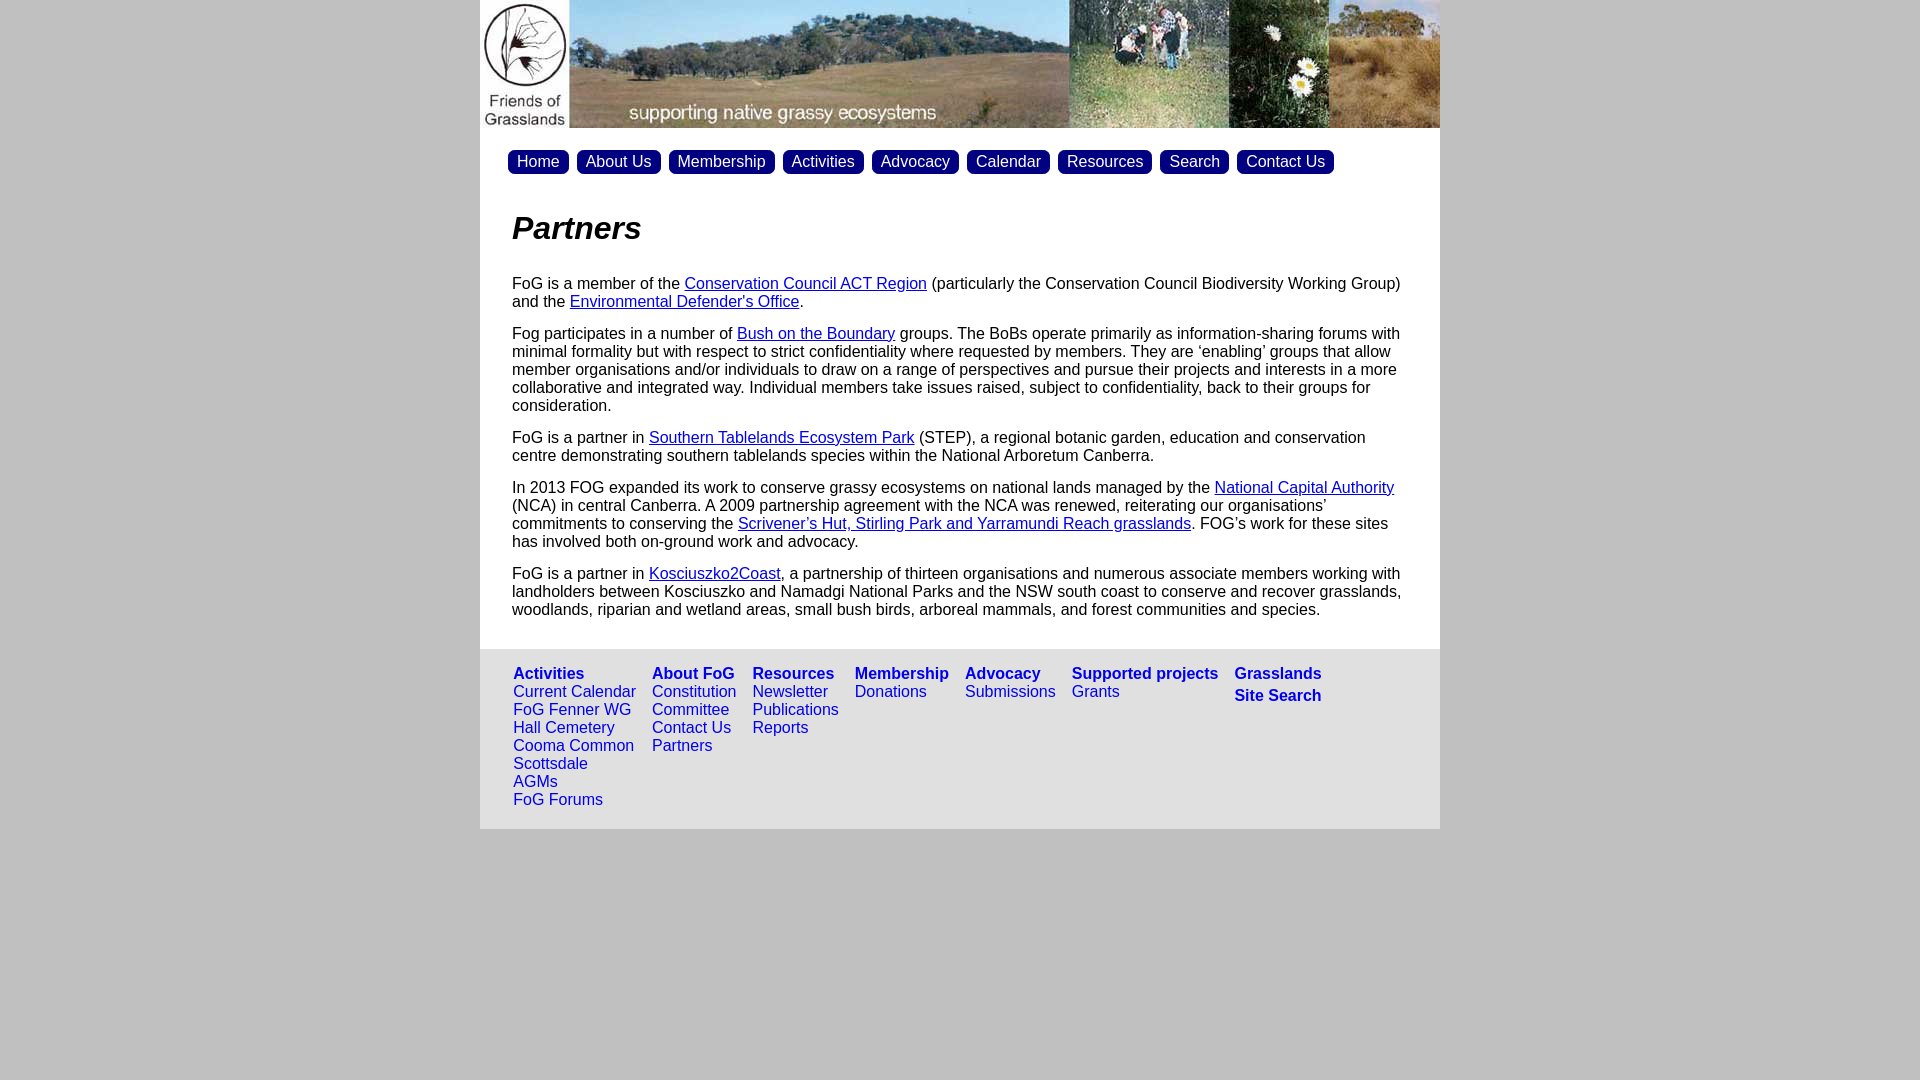  Describe the element at coordinates (795, 708) in the screenshot. I see `'Publications'` at that location.